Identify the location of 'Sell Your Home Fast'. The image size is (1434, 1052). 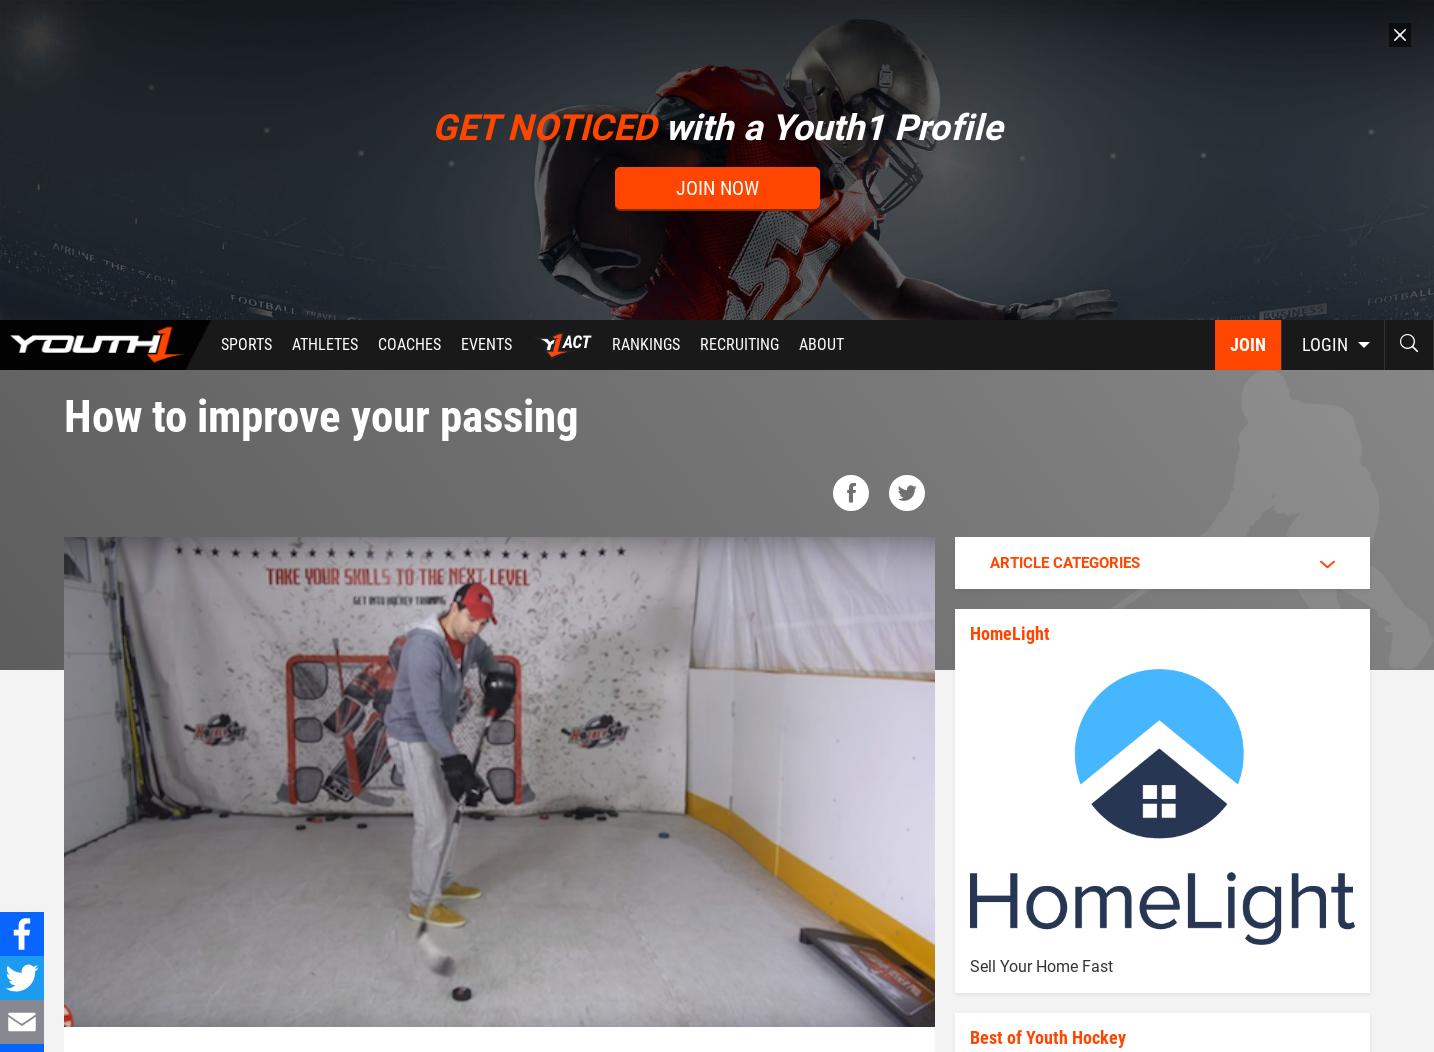
(1039, 965).